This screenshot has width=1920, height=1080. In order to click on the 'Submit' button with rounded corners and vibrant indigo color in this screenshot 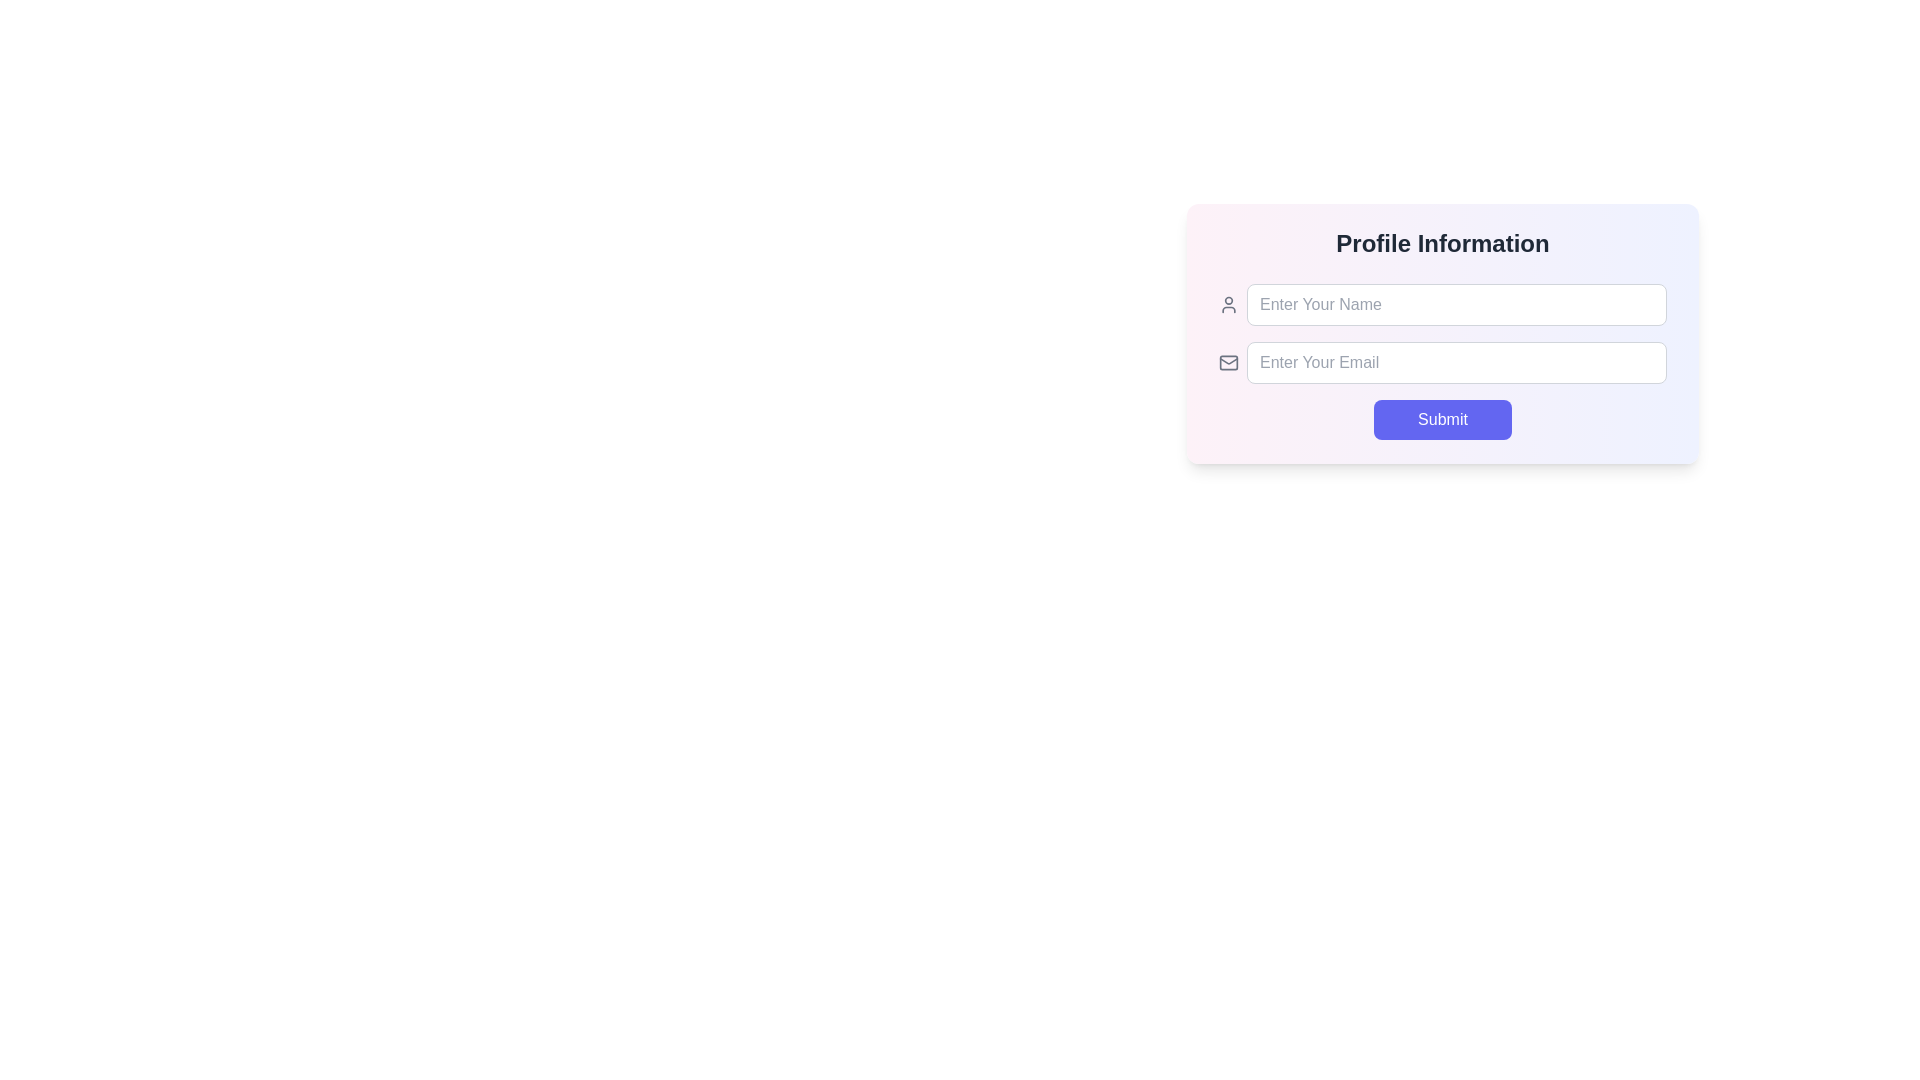, I will do `click(1443, 436)`.